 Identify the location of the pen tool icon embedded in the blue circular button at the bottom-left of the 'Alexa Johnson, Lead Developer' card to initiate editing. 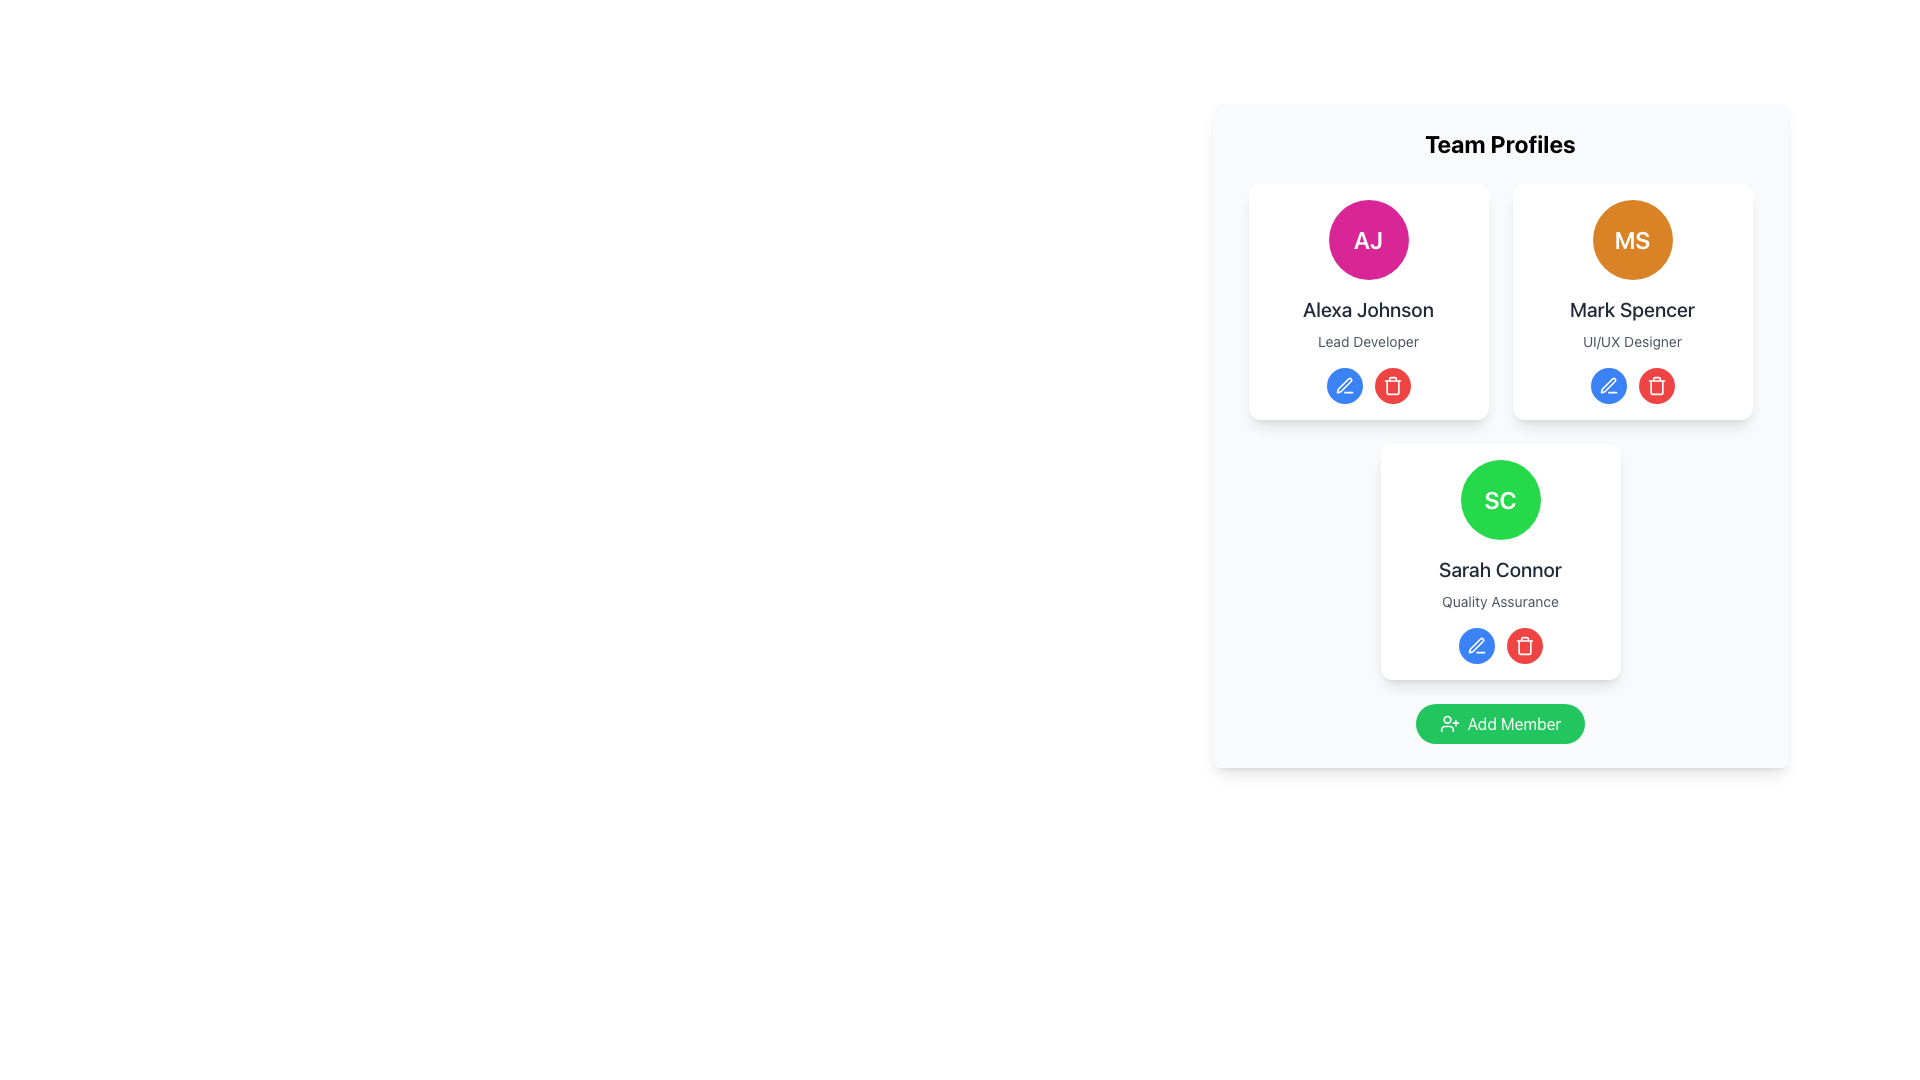
(1344, 385).